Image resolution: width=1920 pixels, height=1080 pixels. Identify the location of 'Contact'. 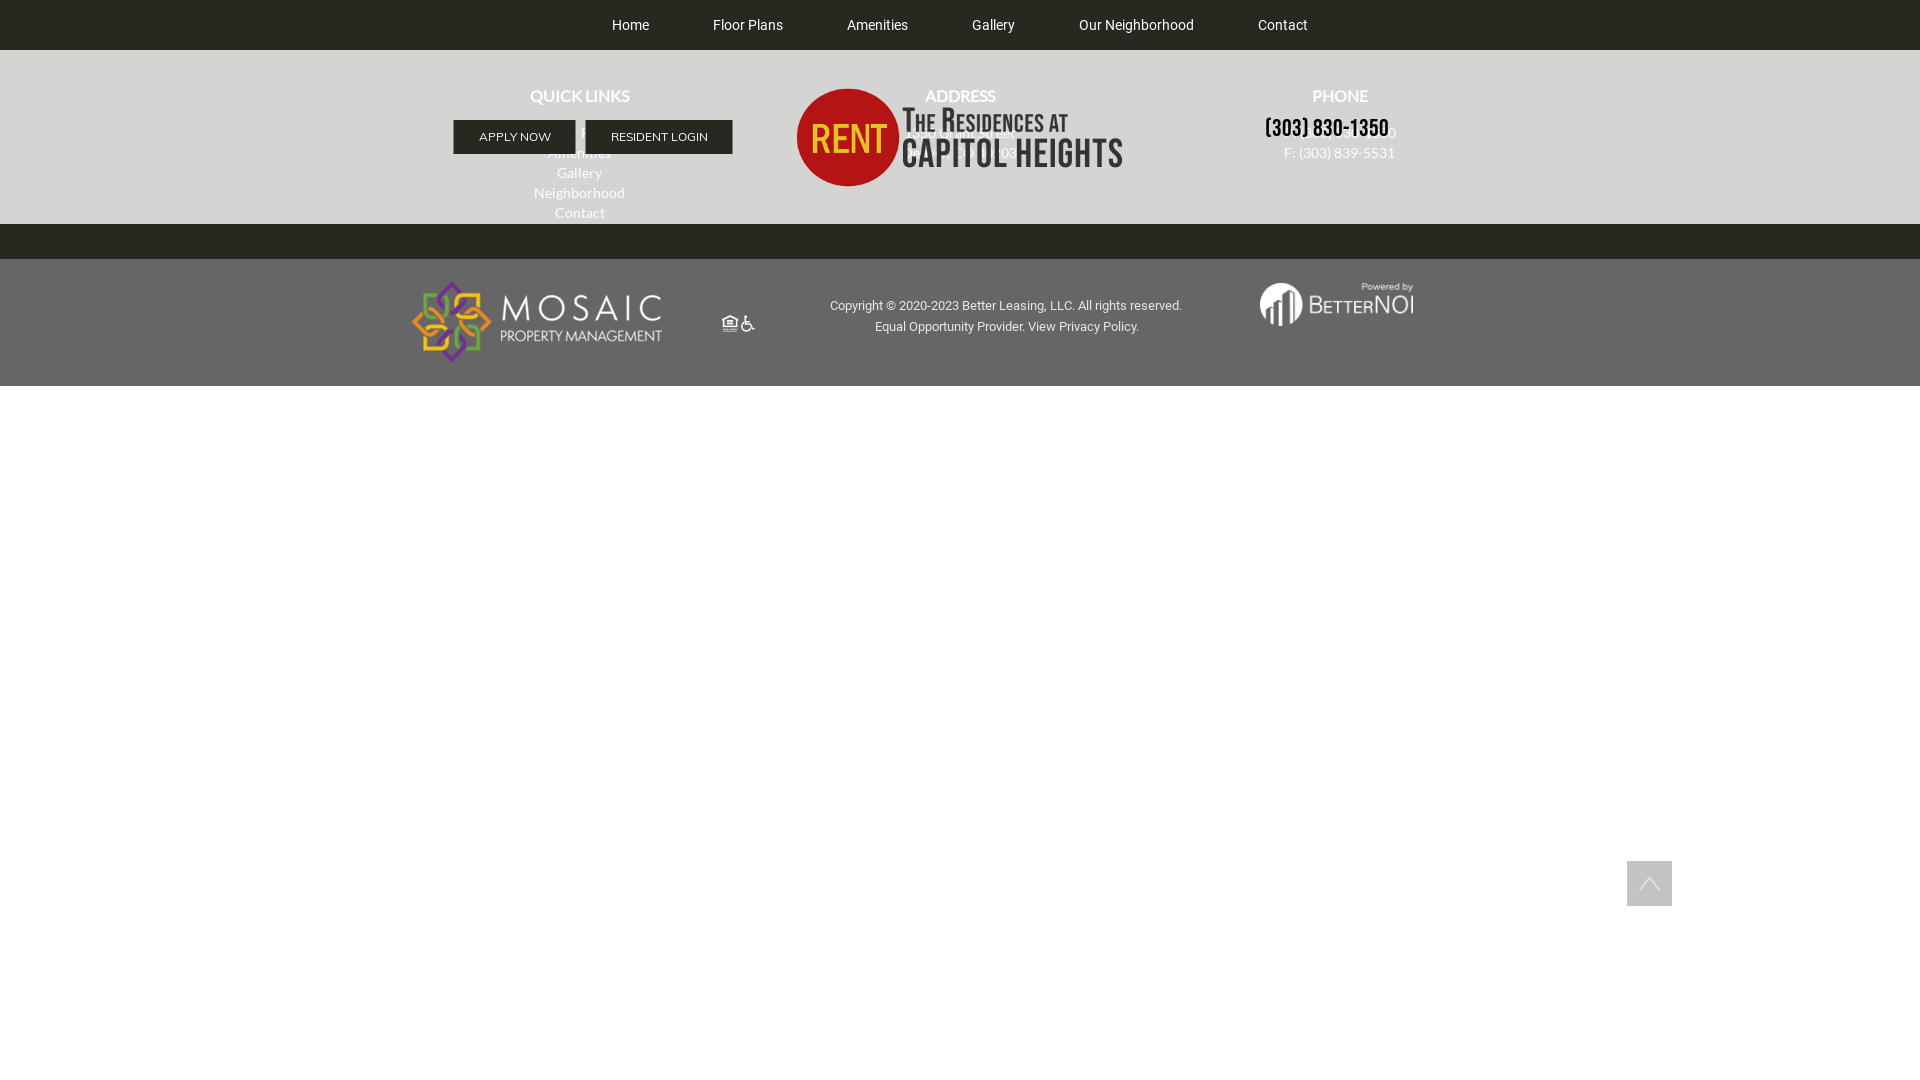
(579, 212).